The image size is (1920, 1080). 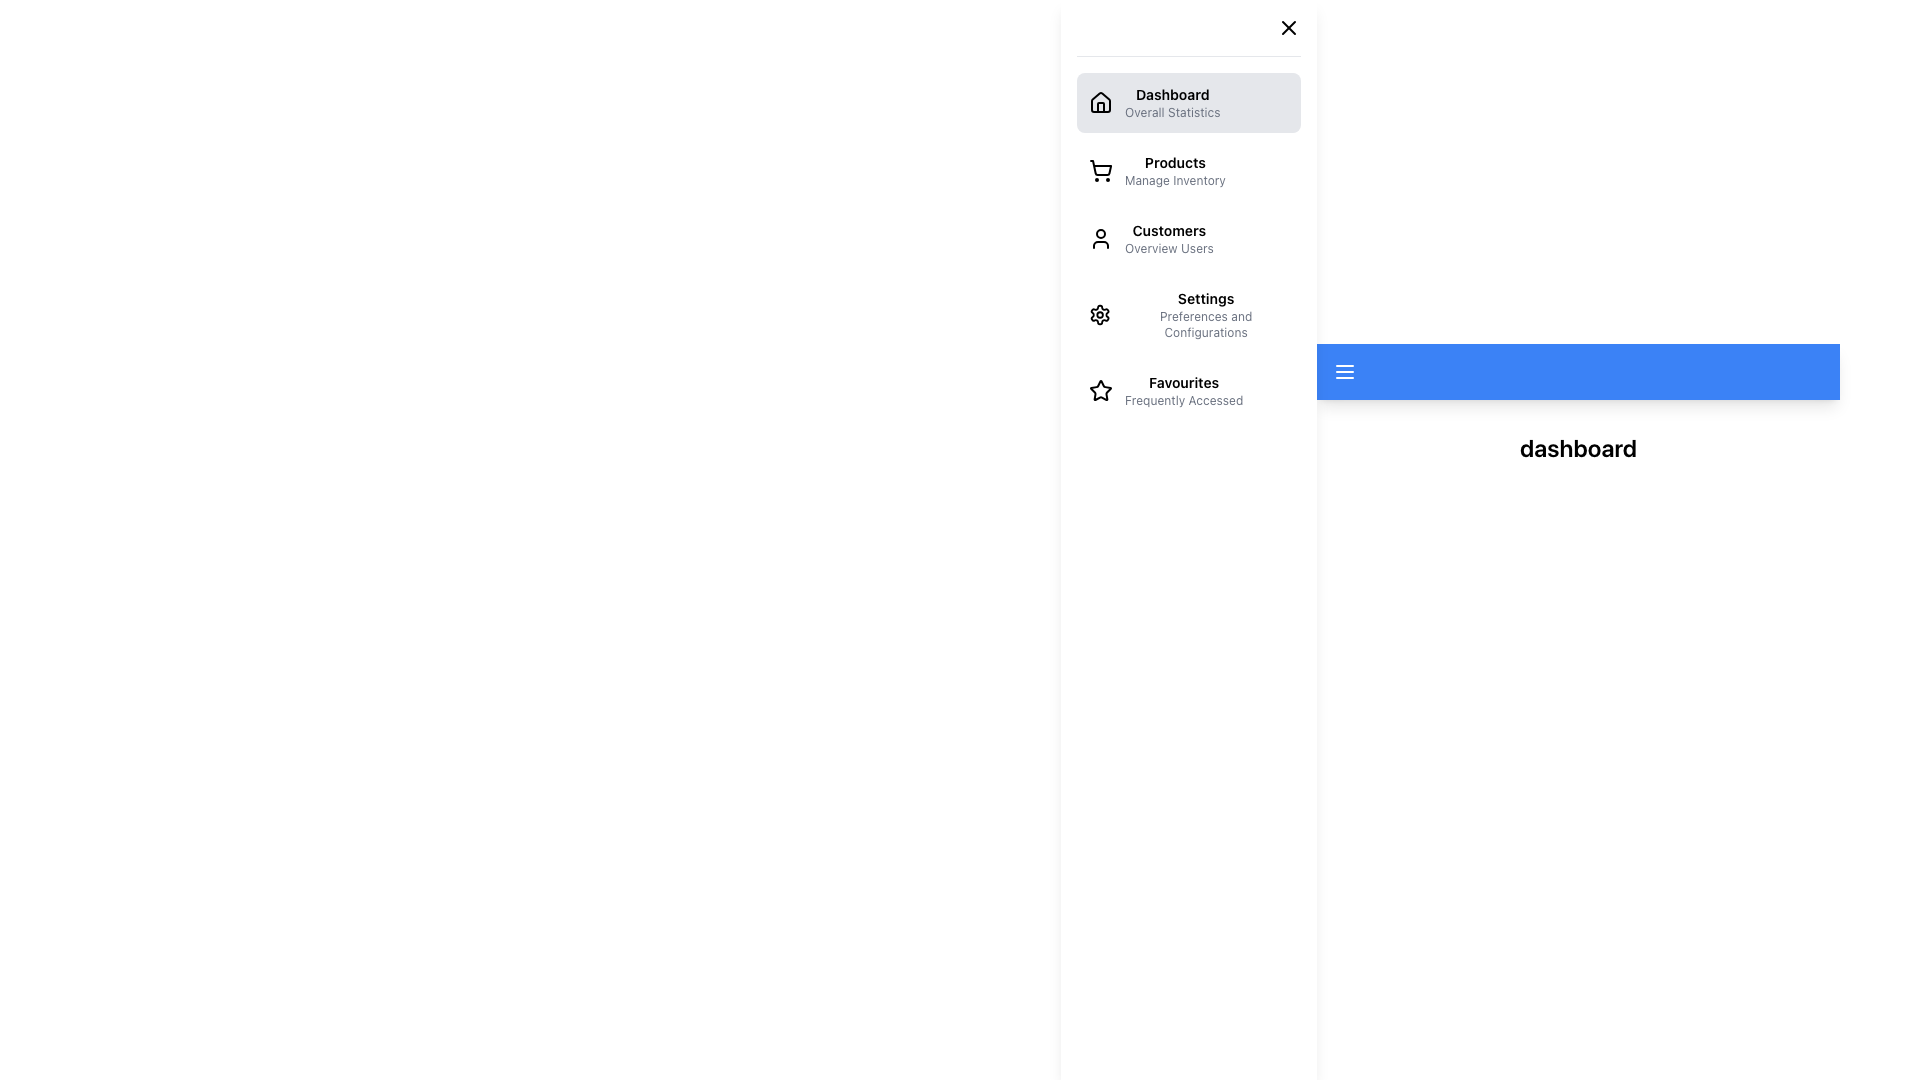 I want to click on the settings icon located in the navigation panel next to the 'Settings' text, under 'Customers' and above 'Favourites', so click(x=1099, y=315).